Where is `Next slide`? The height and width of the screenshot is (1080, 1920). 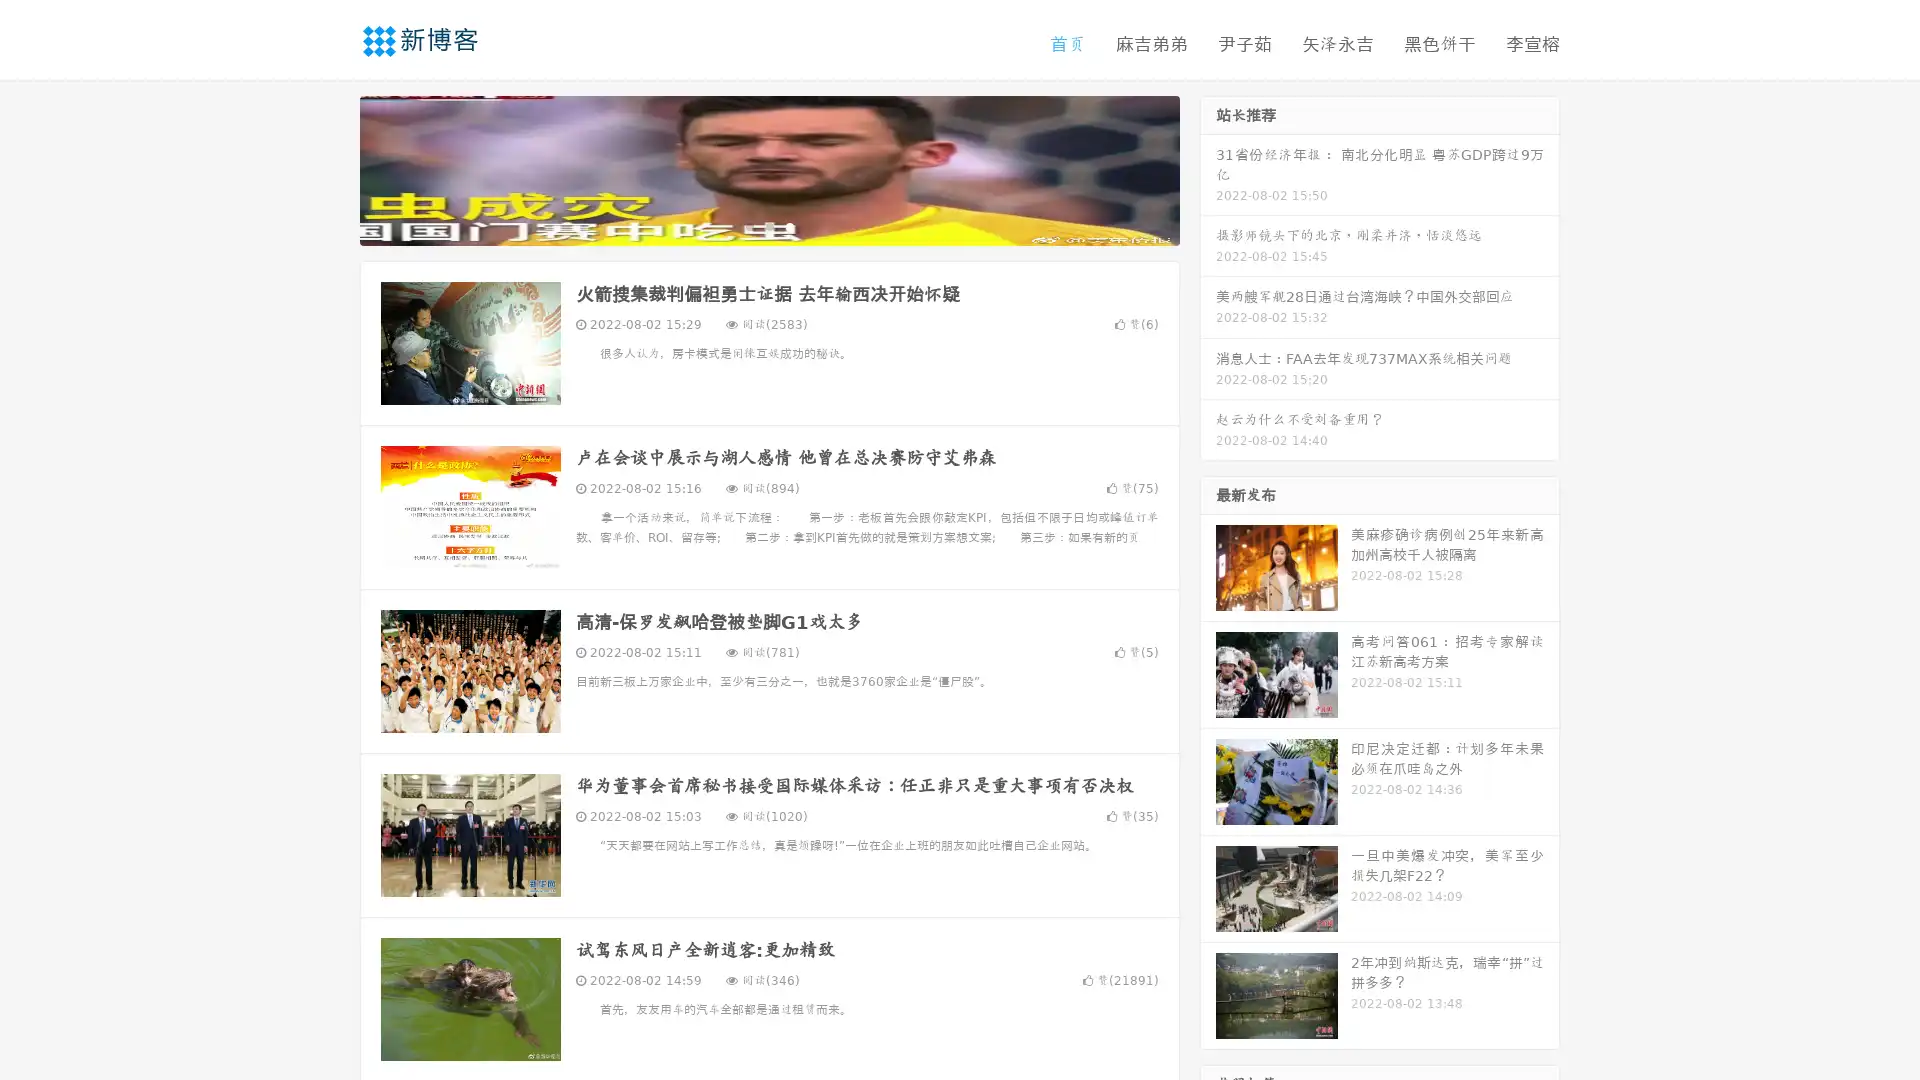 Next slide is located at coordinates (1208, 168).